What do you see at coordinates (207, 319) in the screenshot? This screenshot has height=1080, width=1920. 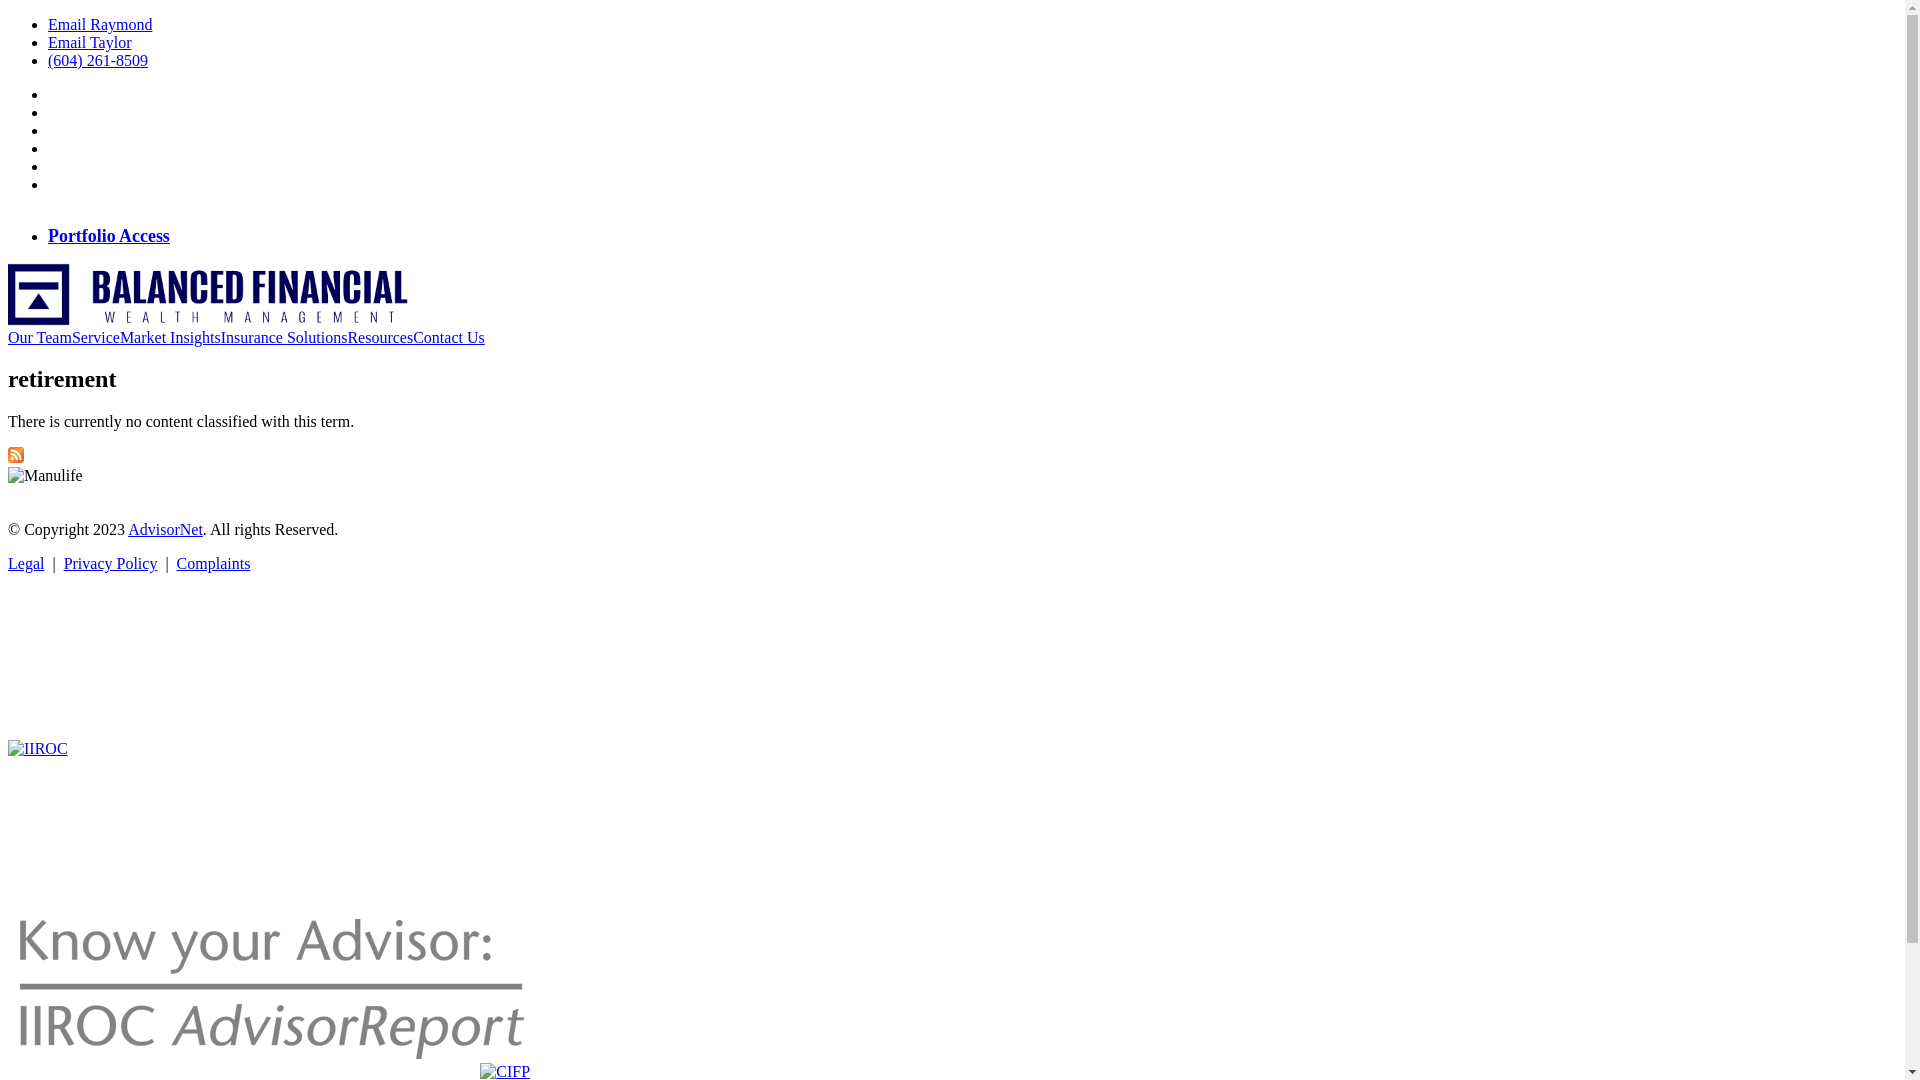 I see `'Home'` at bounding box center [207, 319].